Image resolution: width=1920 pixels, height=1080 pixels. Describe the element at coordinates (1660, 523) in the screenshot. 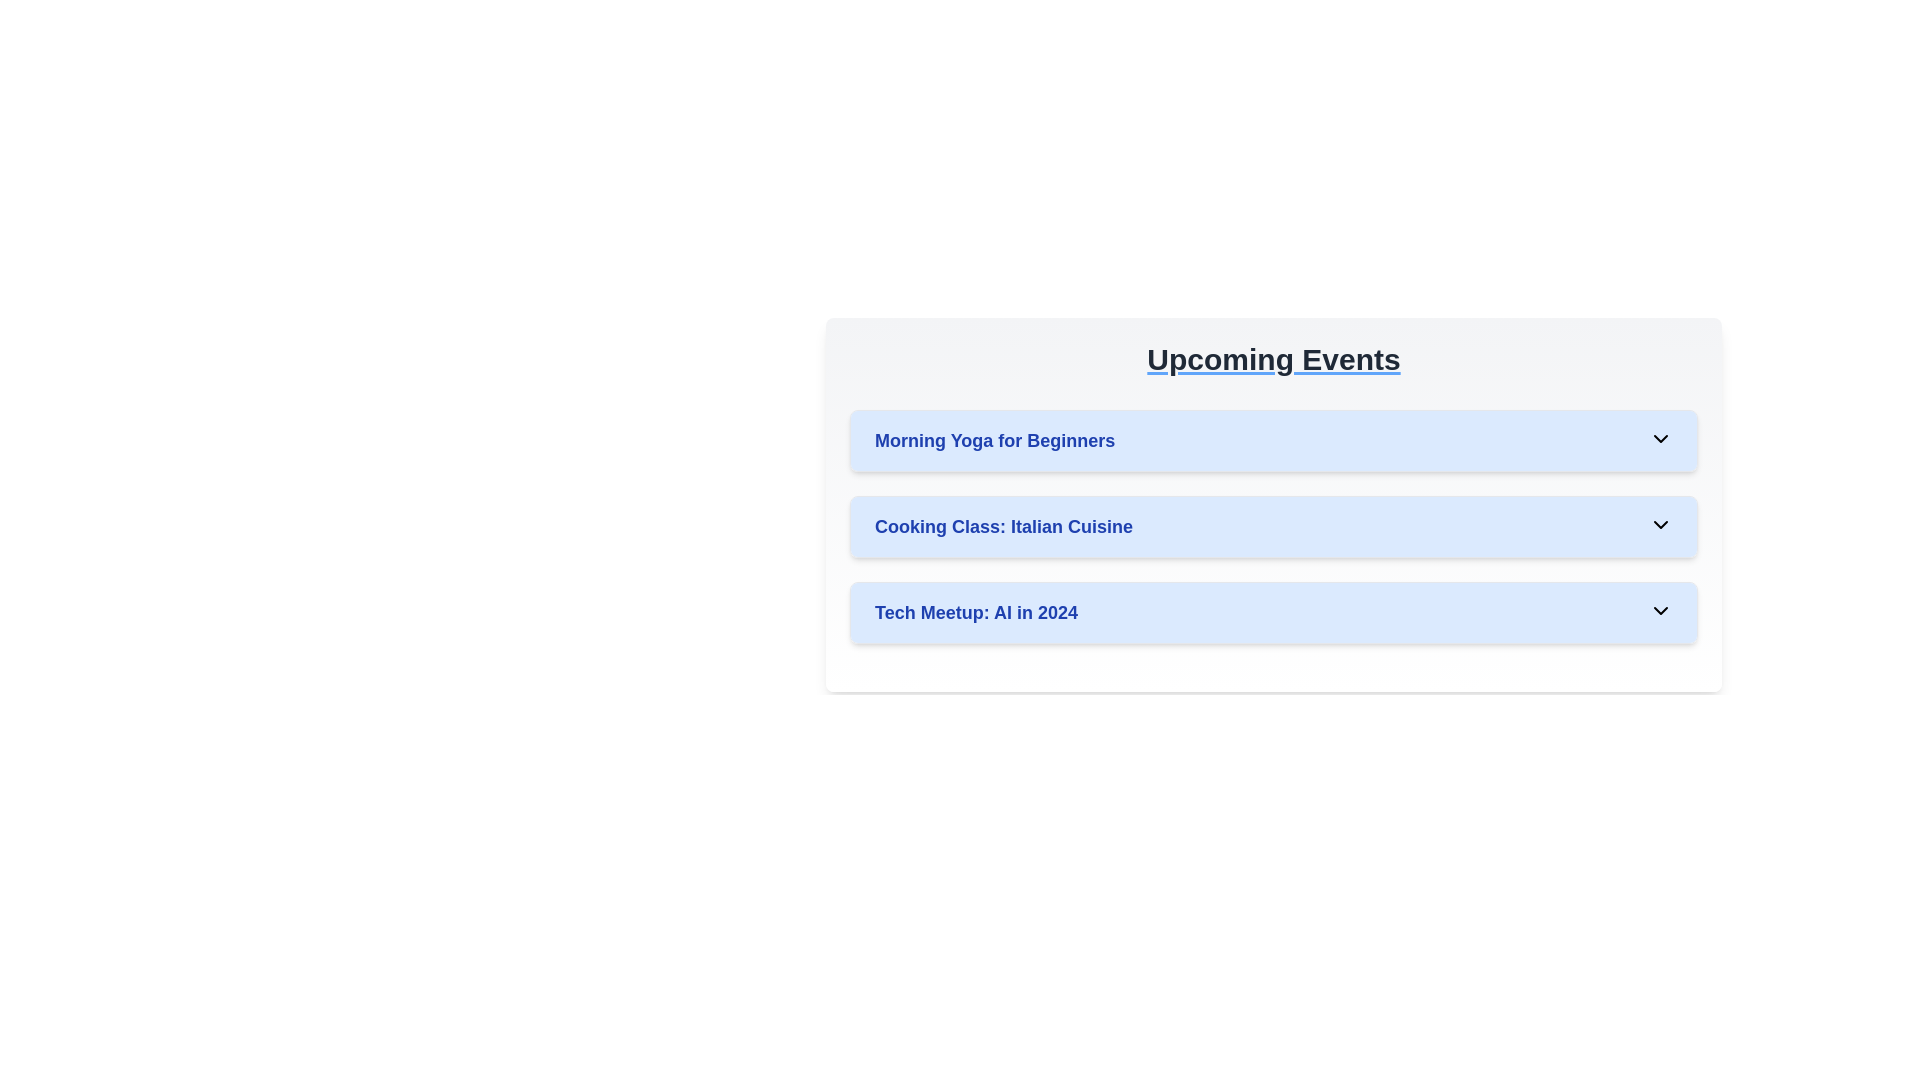

I see `the downward arrow icon indicating a dropdown, located to the right of the 'Cooking Class: Italian Cuisine' text` at that location.